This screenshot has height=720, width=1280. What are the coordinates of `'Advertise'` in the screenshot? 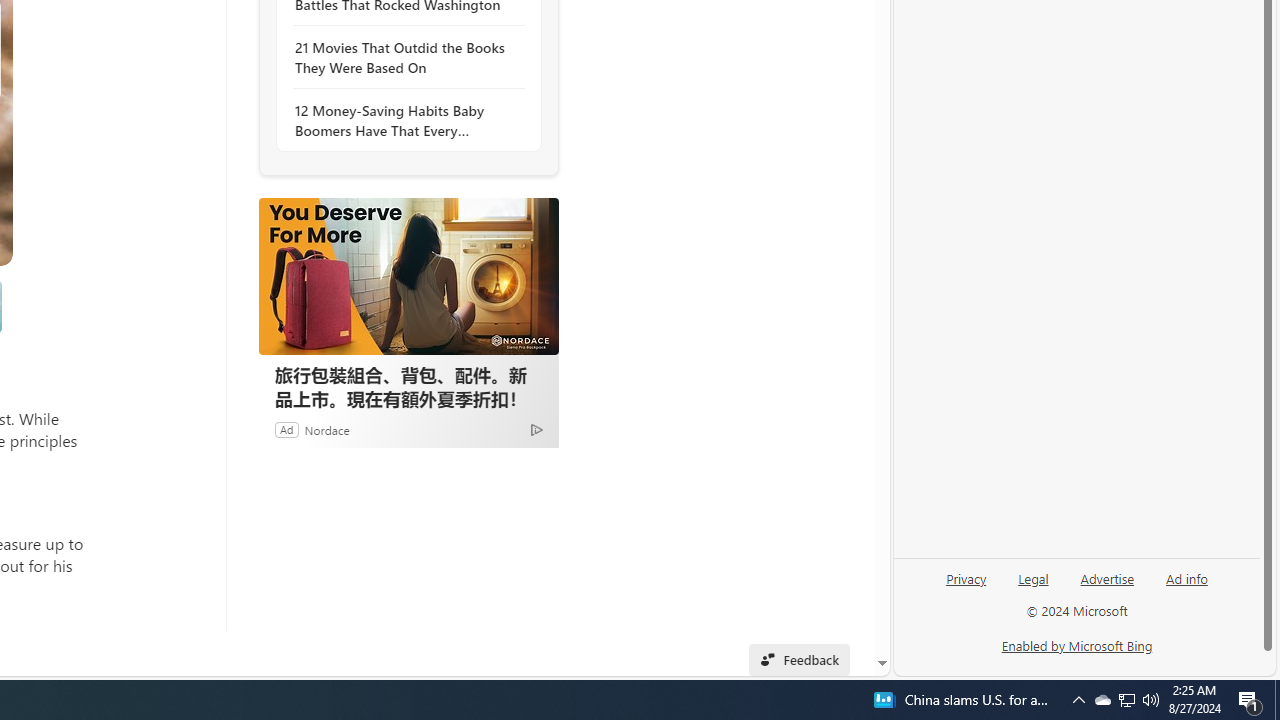 It's located at (1106, 577).